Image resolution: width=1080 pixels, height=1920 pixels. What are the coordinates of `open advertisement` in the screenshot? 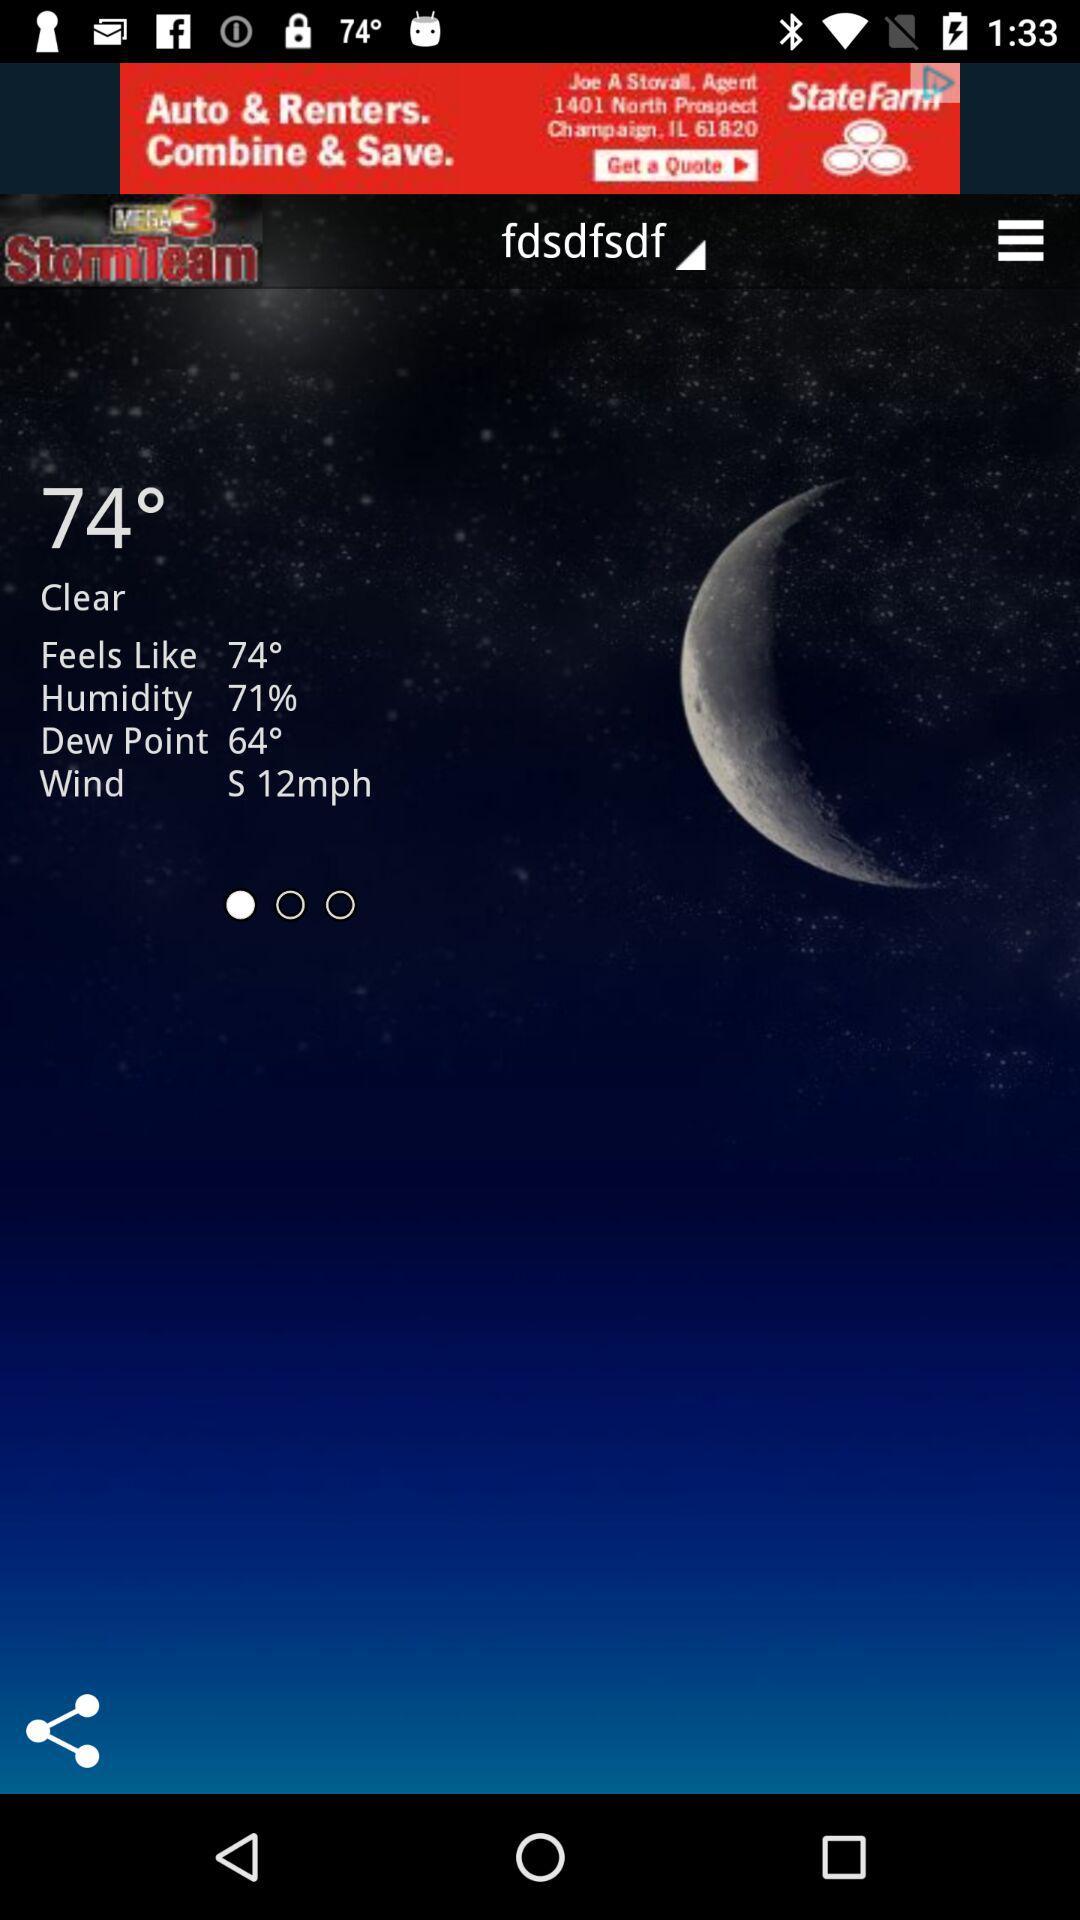 It's located at (131, 240).